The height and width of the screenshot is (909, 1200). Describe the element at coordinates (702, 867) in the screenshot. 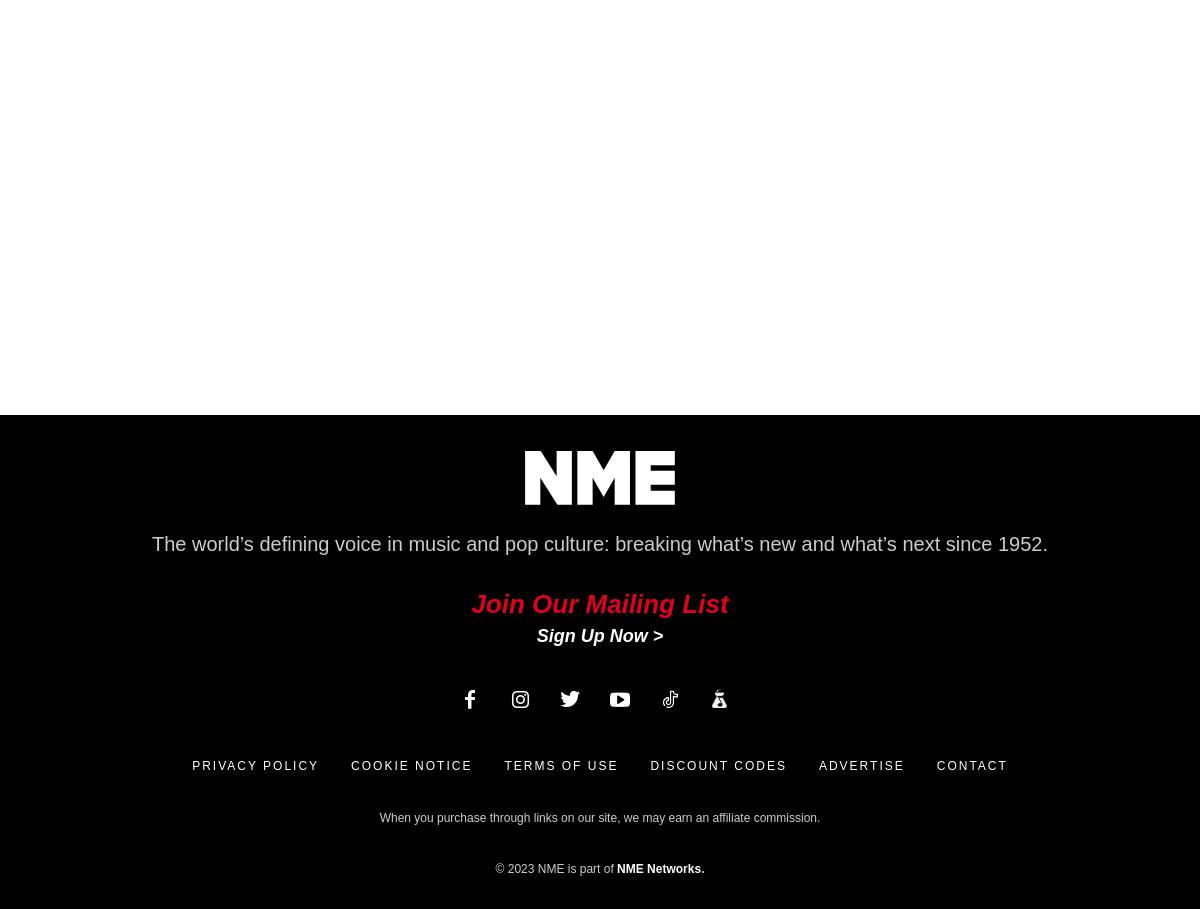

I see `'.'` at that location.